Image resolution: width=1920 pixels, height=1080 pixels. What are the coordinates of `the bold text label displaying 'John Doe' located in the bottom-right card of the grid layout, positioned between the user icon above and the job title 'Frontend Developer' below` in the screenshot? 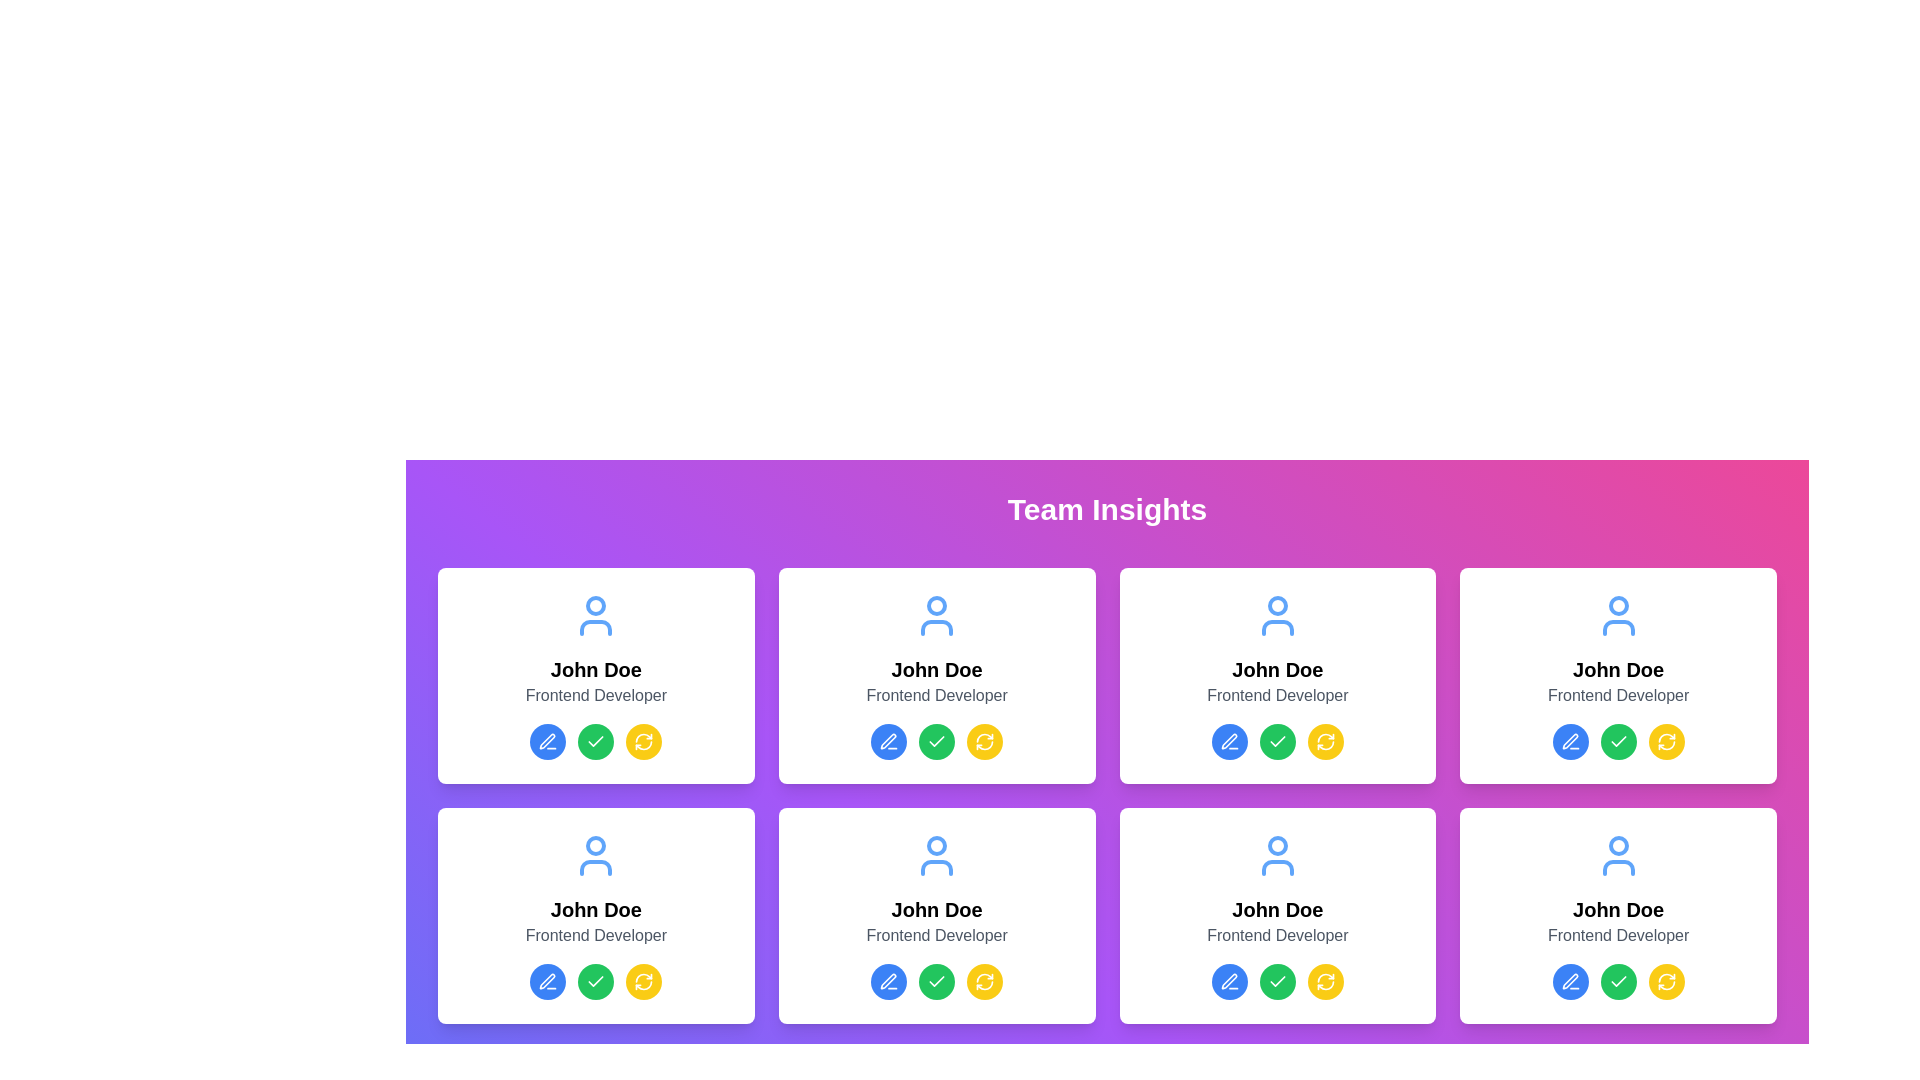 It's located at (1618, 910).